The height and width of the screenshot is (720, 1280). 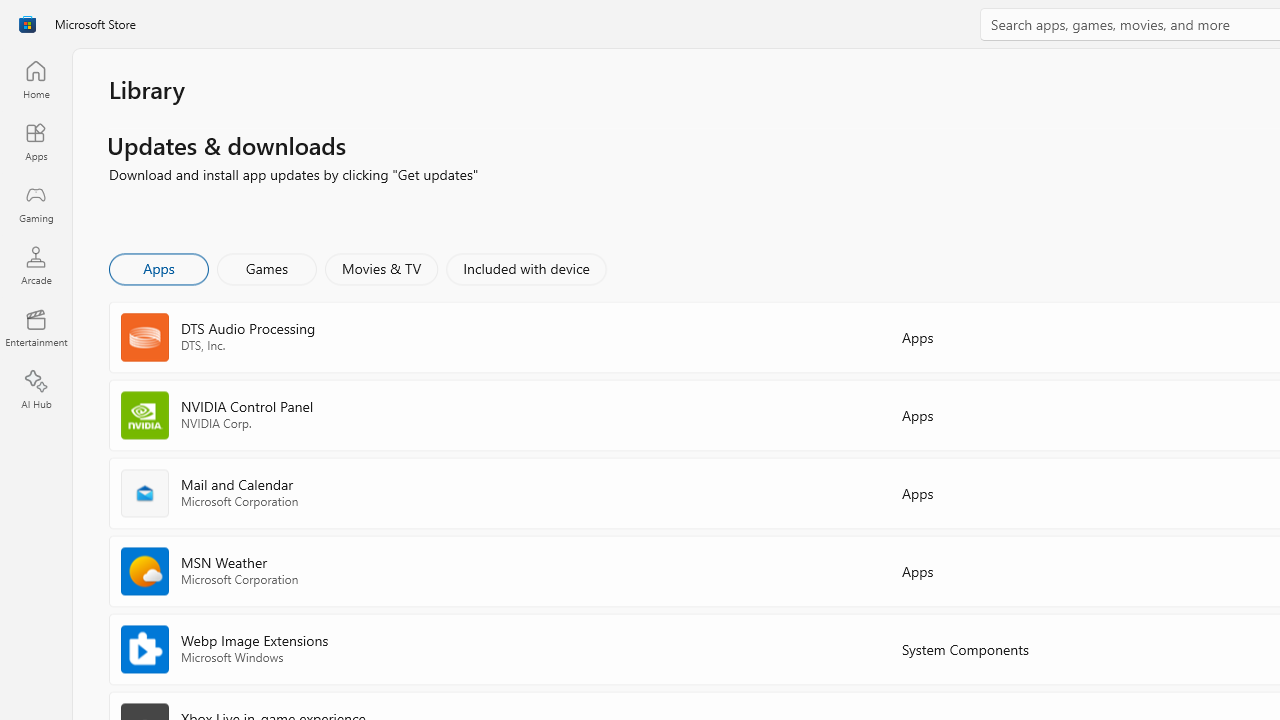 What do you see at coordinates (35, 264) in the screenshot?
I see `'Arcade'` at bounding box center [35, 264].